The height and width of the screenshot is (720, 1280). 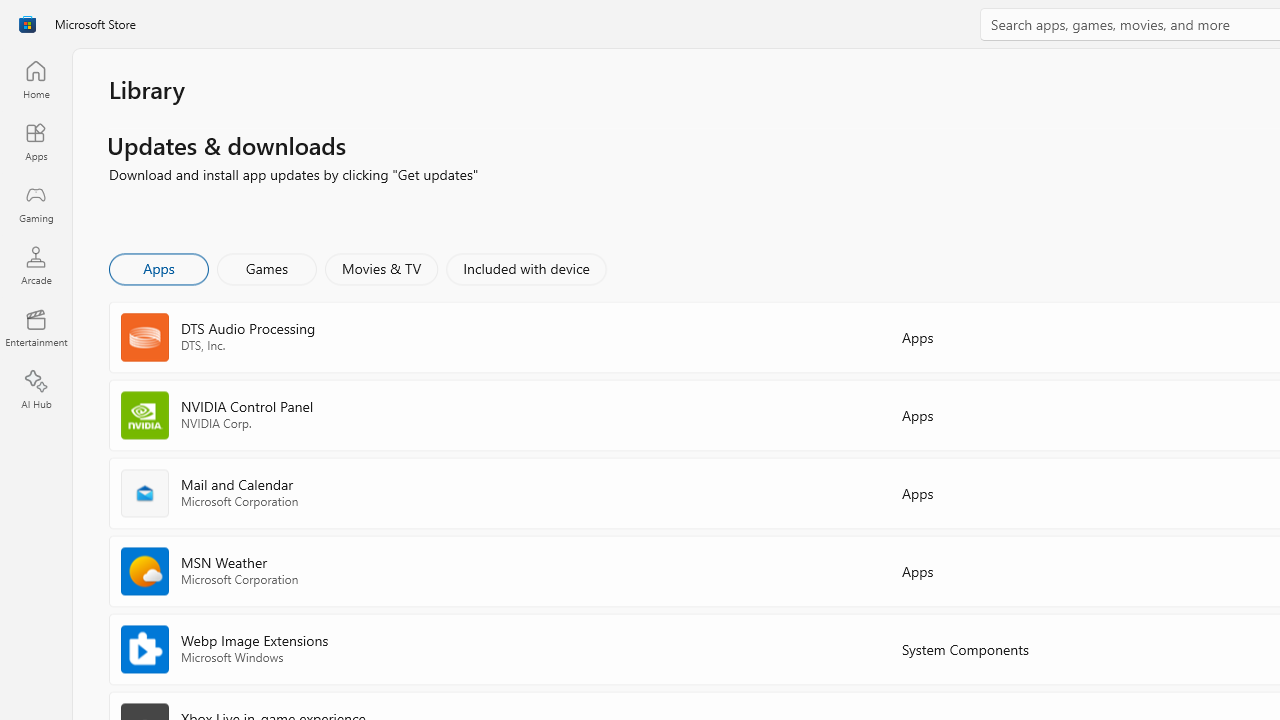 What do you see at coordinates (35, 264) in the screenshot?
I see `'Arcade'` at bounding box center [35, 264].